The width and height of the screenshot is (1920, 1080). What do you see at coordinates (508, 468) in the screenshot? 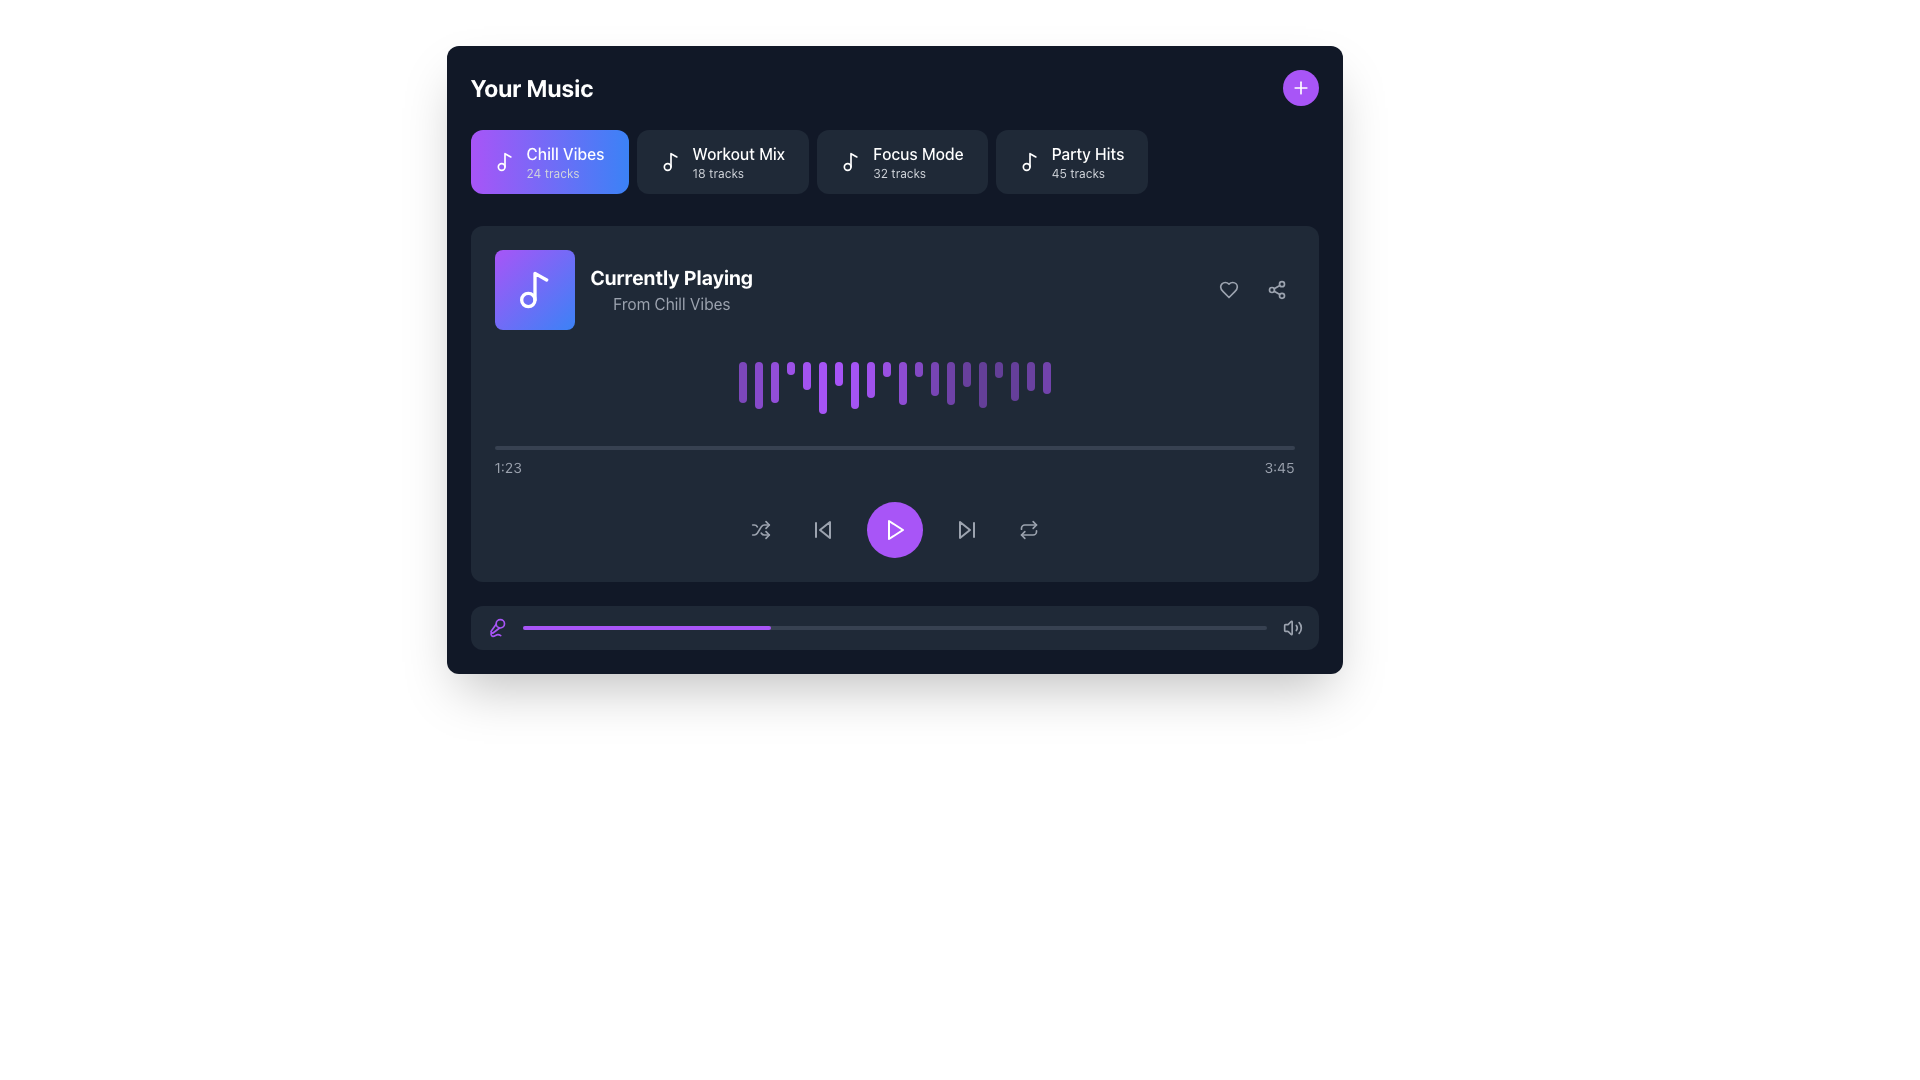
I see `time displayed in the text label showing '1:23' for the elapsed track duration, located in the bottom-left section of the music playback interface` at bounding box center [508, 468].